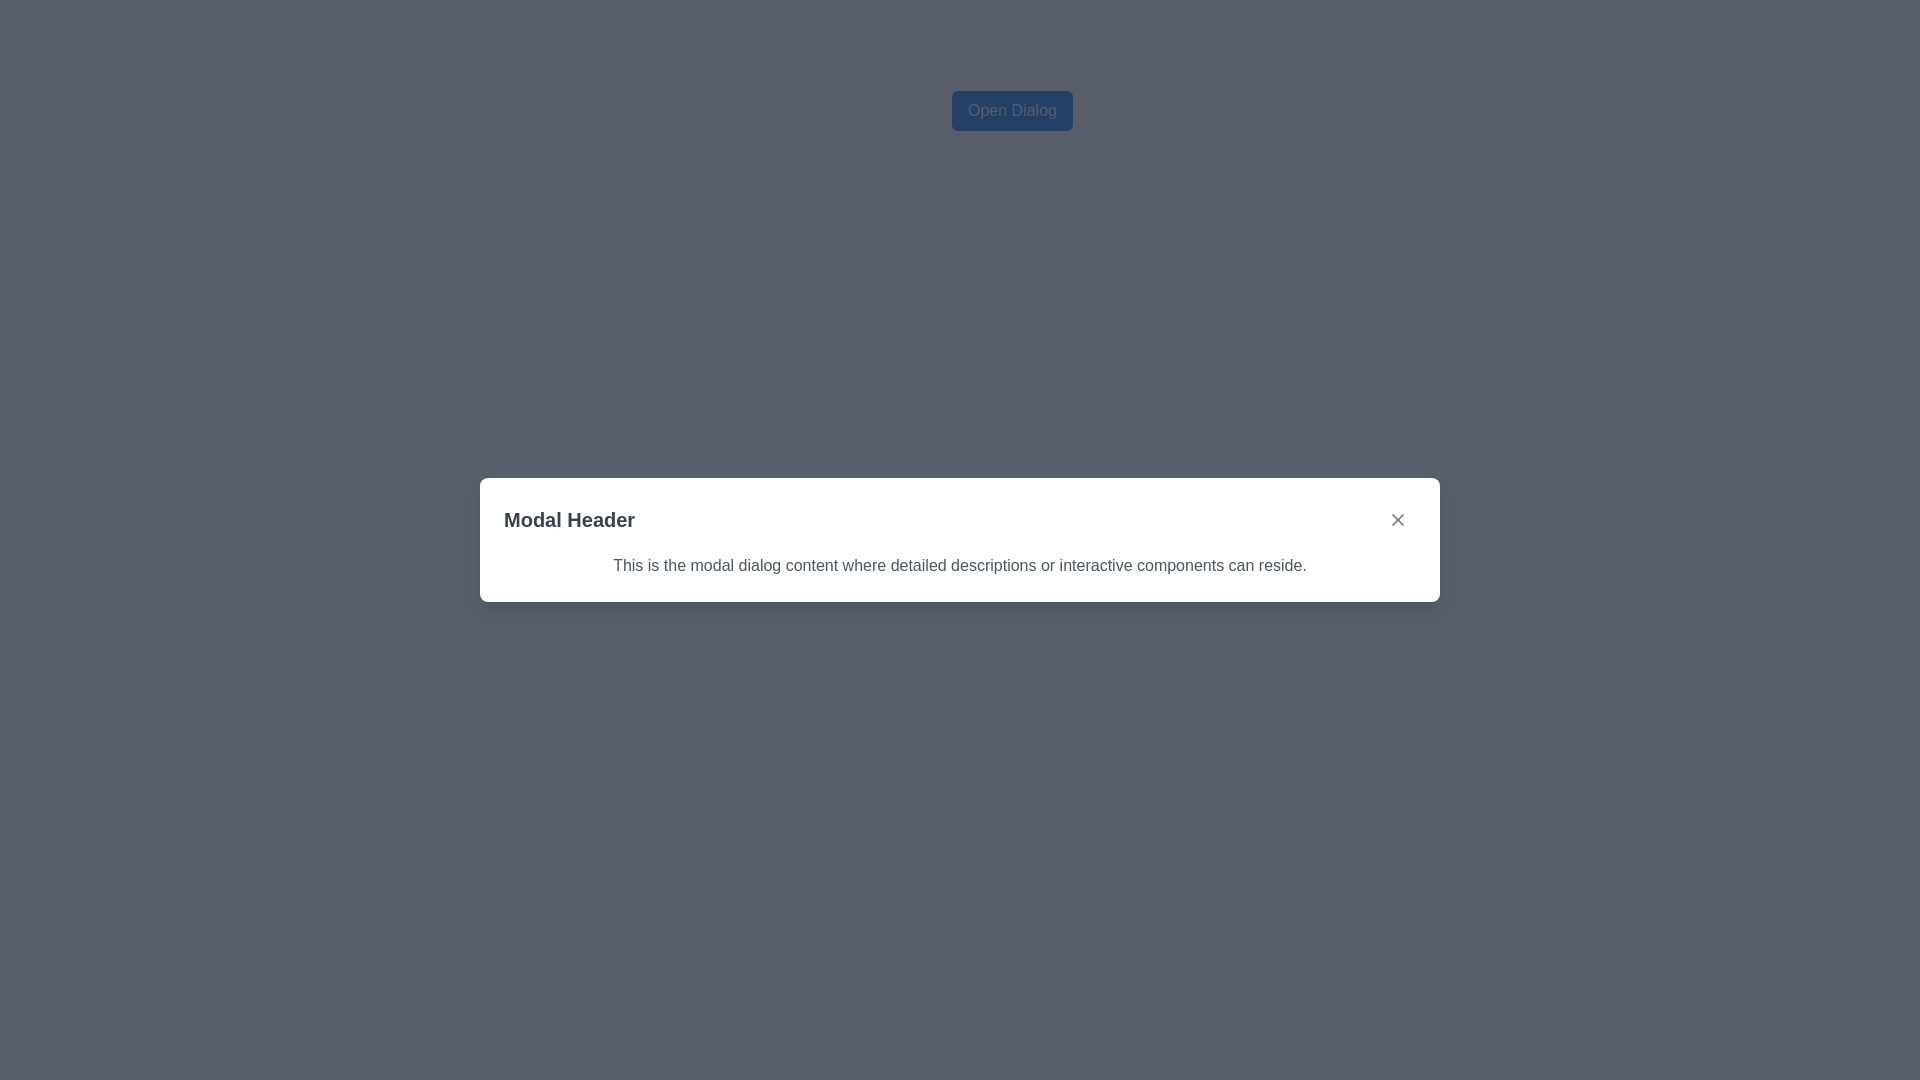 Image resolution: width=1920 pixels, height=1080 pixels. What do you see at coordinates (1396, 519) in the screenshot?
I see `the close button located at the top-right corner of the modal dialog's header section` at bounding box center [1396, 519].